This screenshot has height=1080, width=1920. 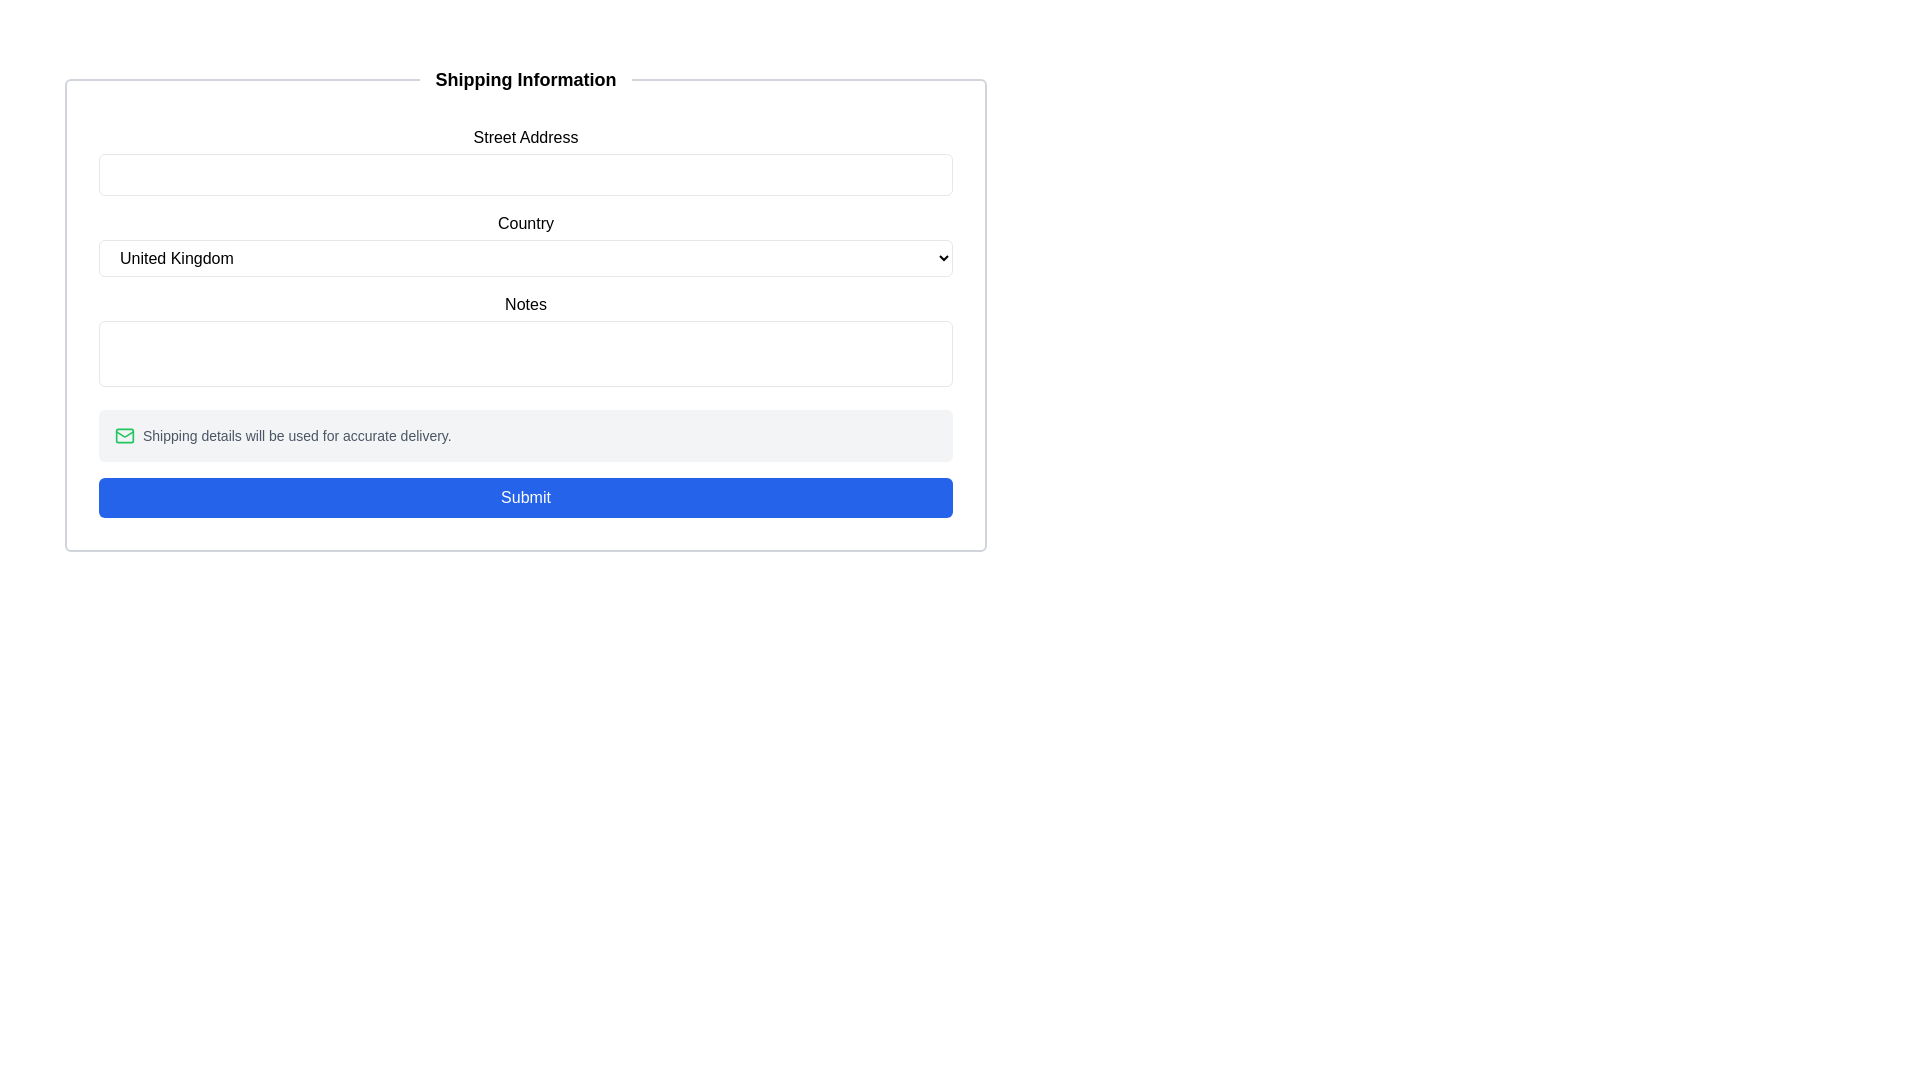 What do you see at coordinates (526, 223) in the screenshot?
I see `the 'Country' text label located above the 'United Kingdom' dropdown menu in the form layout` at bounding box center [526, 223].